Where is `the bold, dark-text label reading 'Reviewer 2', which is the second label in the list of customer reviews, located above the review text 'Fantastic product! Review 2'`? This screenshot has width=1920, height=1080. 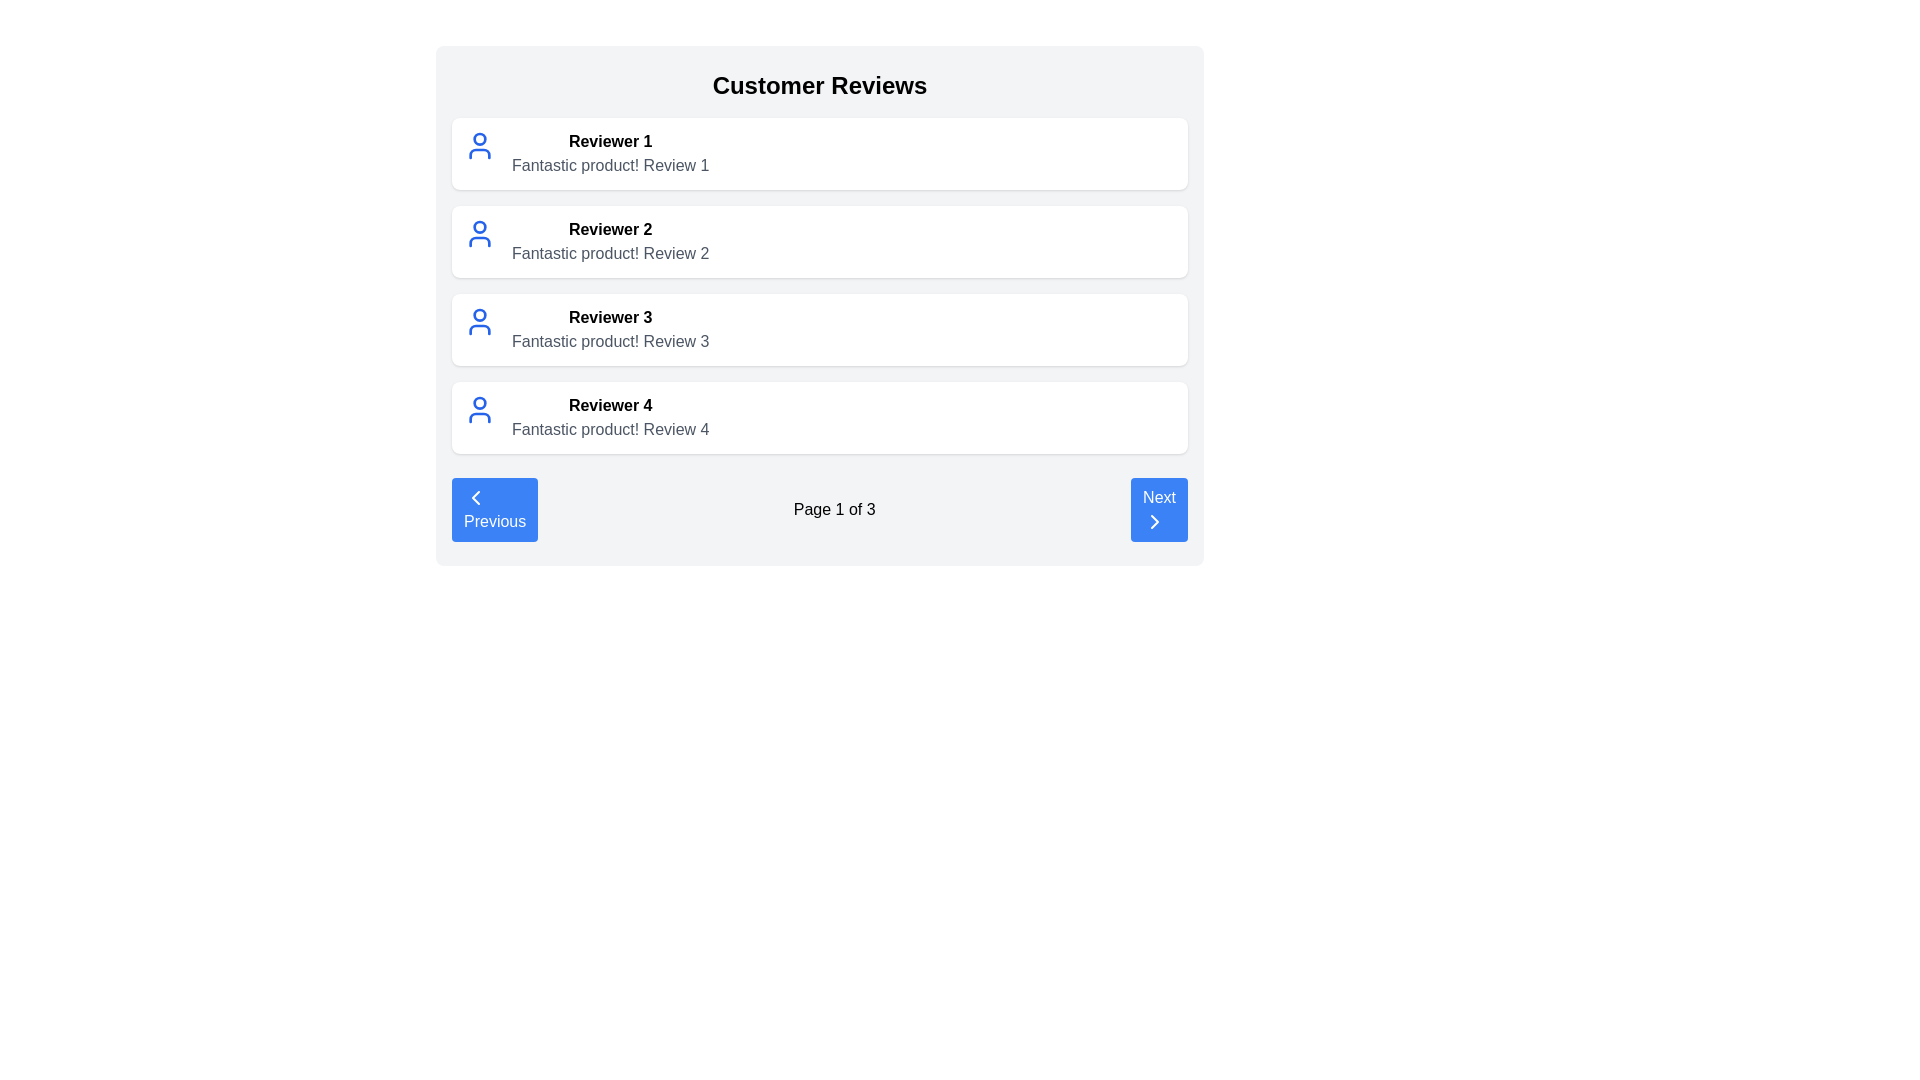 the bold, dark-text label reading 'Reviewer 2', which is the second label in the list of customer reviews, located above the review text 'Fantastic product! Review 2' is located at coordinates (609, 229).